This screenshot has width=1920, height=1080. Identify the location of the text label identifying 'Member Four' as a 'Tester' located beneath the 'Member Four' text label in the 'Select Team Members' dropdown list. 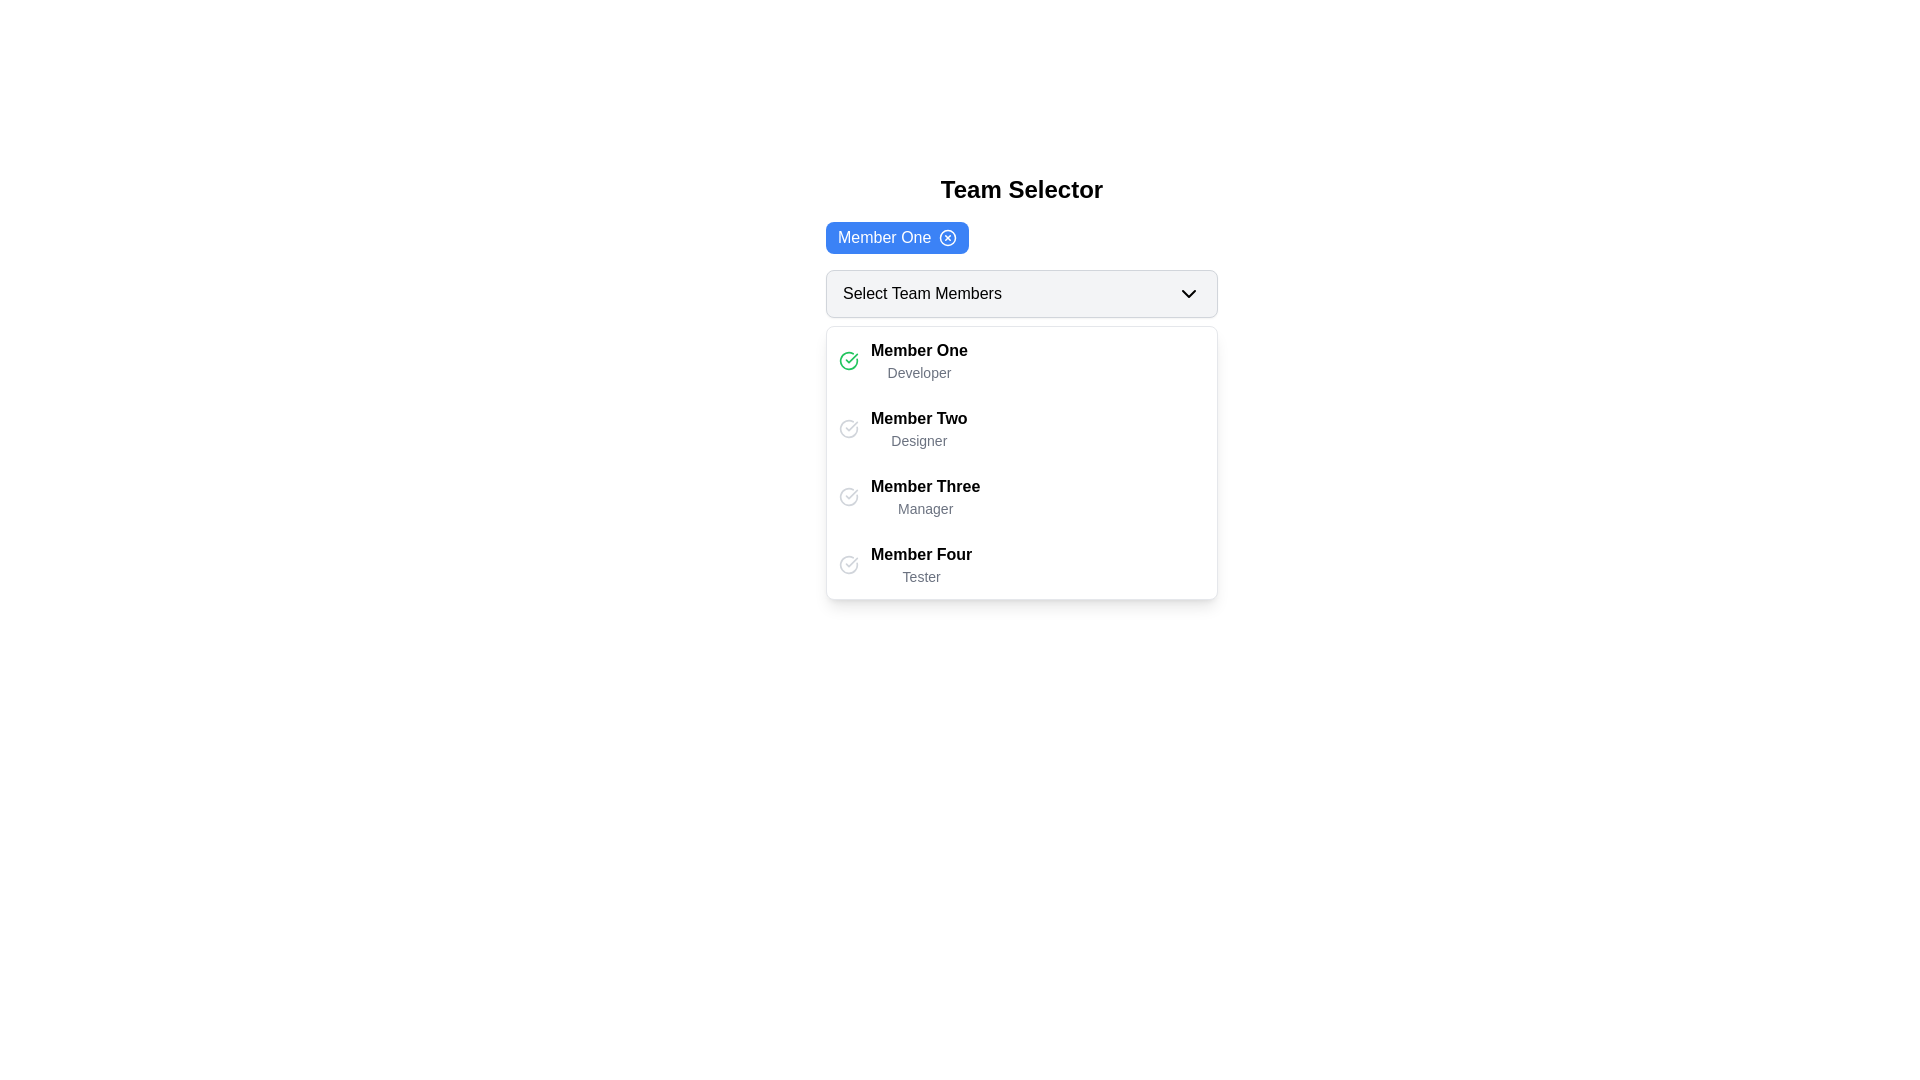
(920, 577).